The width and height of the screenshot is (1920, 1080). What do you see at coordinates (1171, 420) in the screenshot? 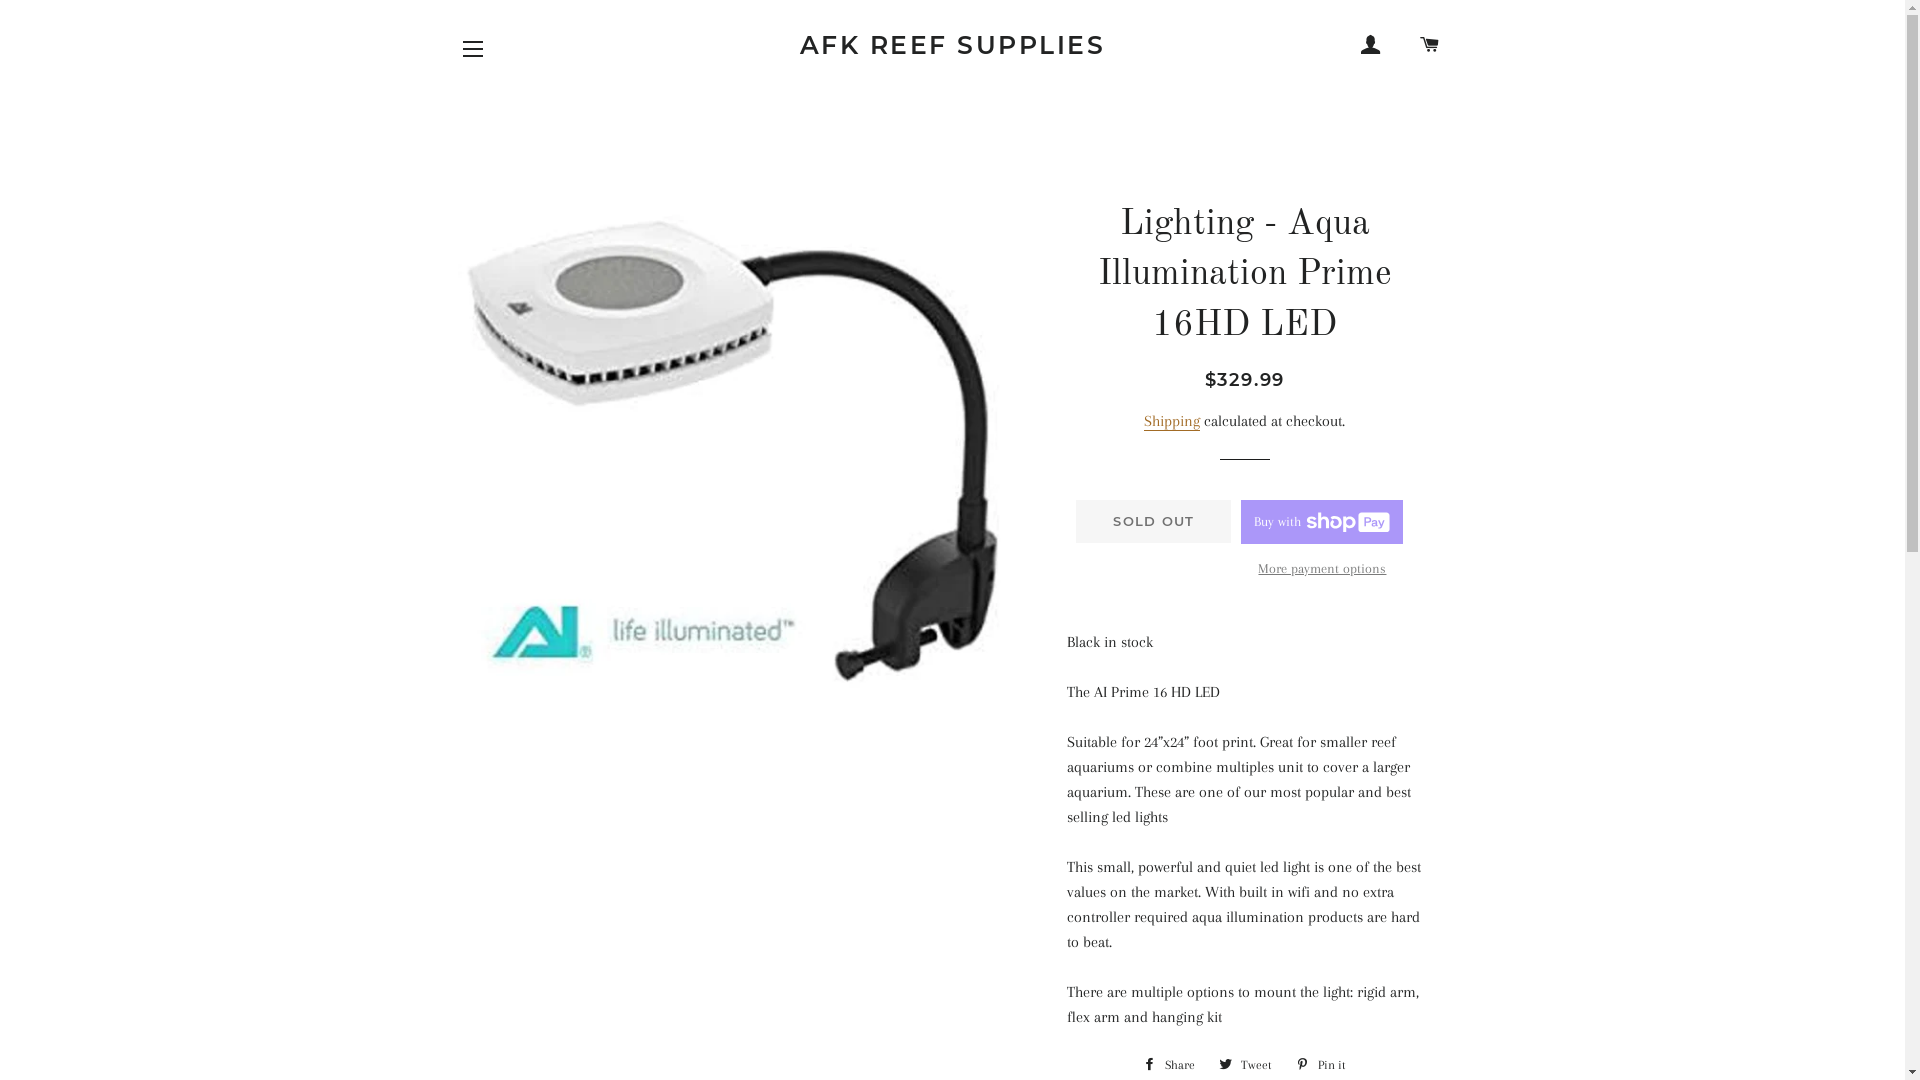
I see `'Shipping'` at bounding box center [1171, 420].